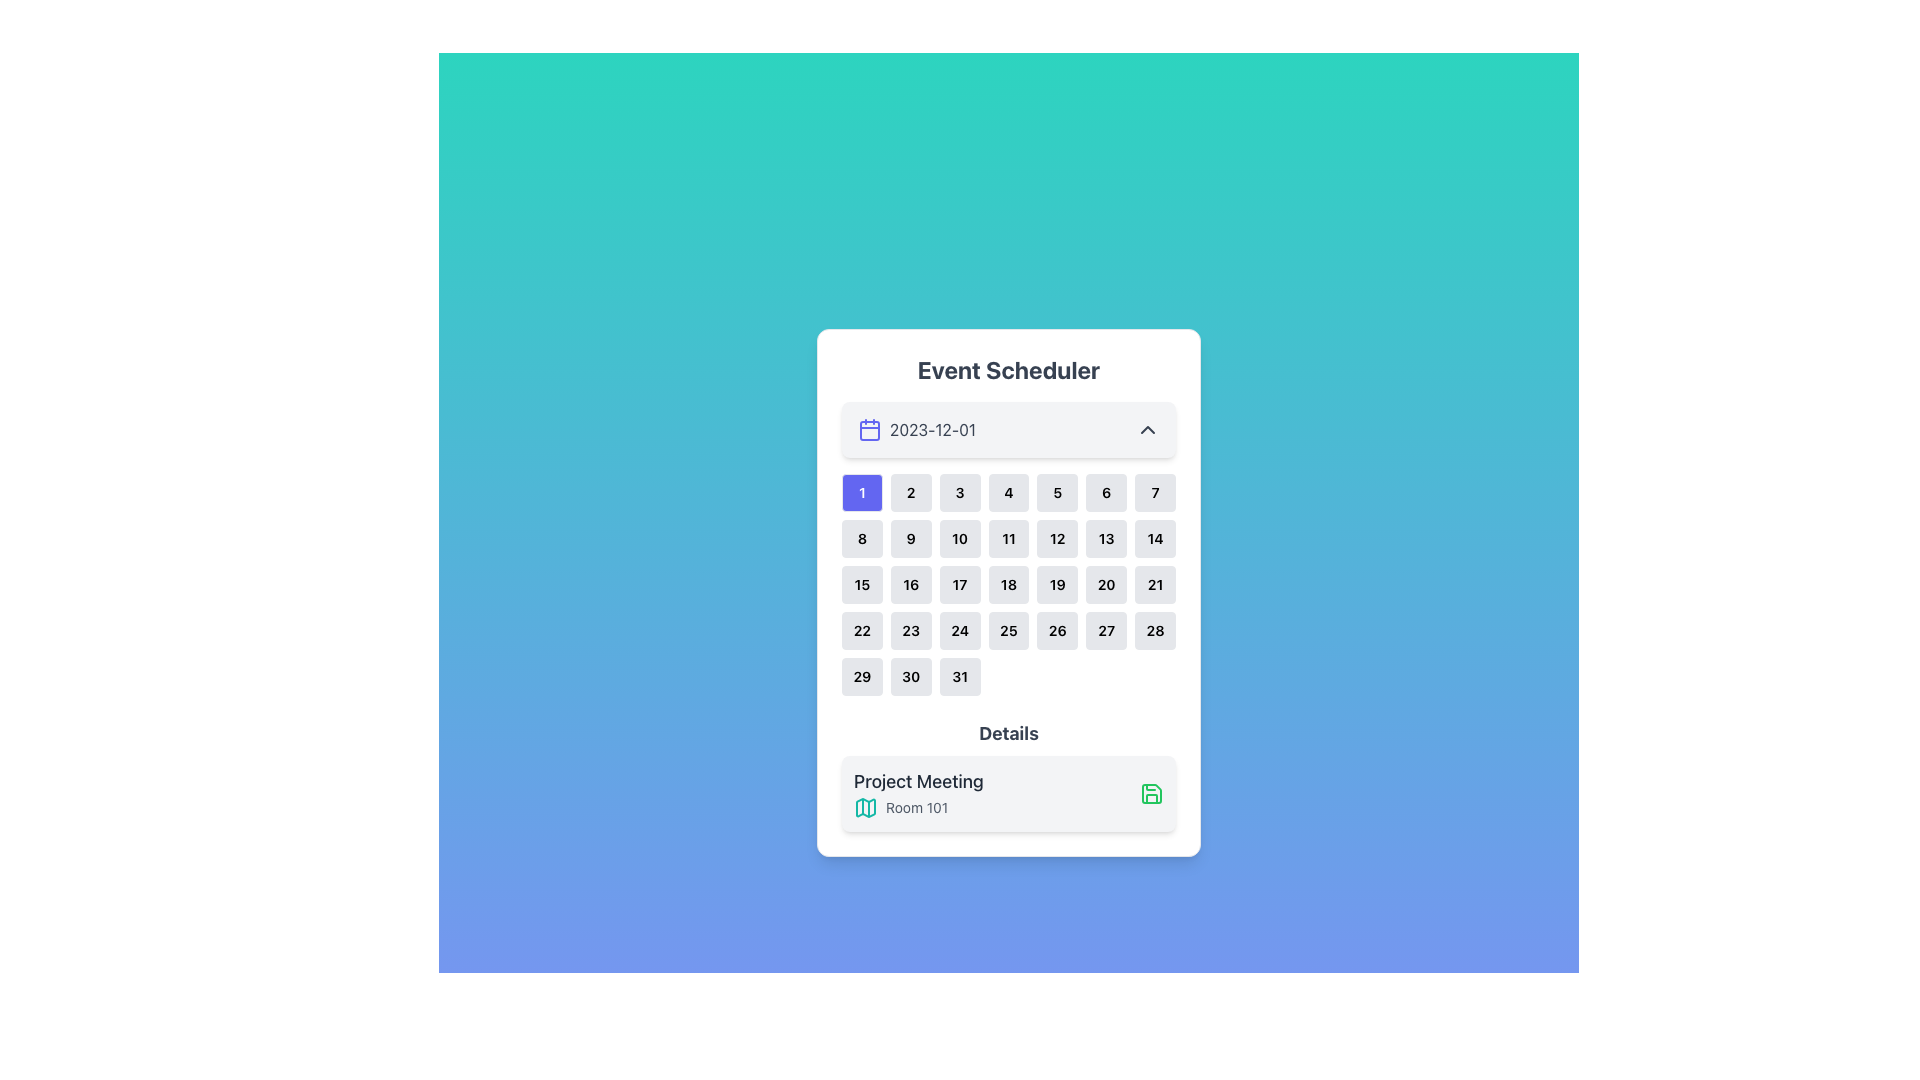  I want to click on the 'Details' text label, which is displayed in bold, gray text and acts as a separator title above the meeting room details, so click(1008, 733).